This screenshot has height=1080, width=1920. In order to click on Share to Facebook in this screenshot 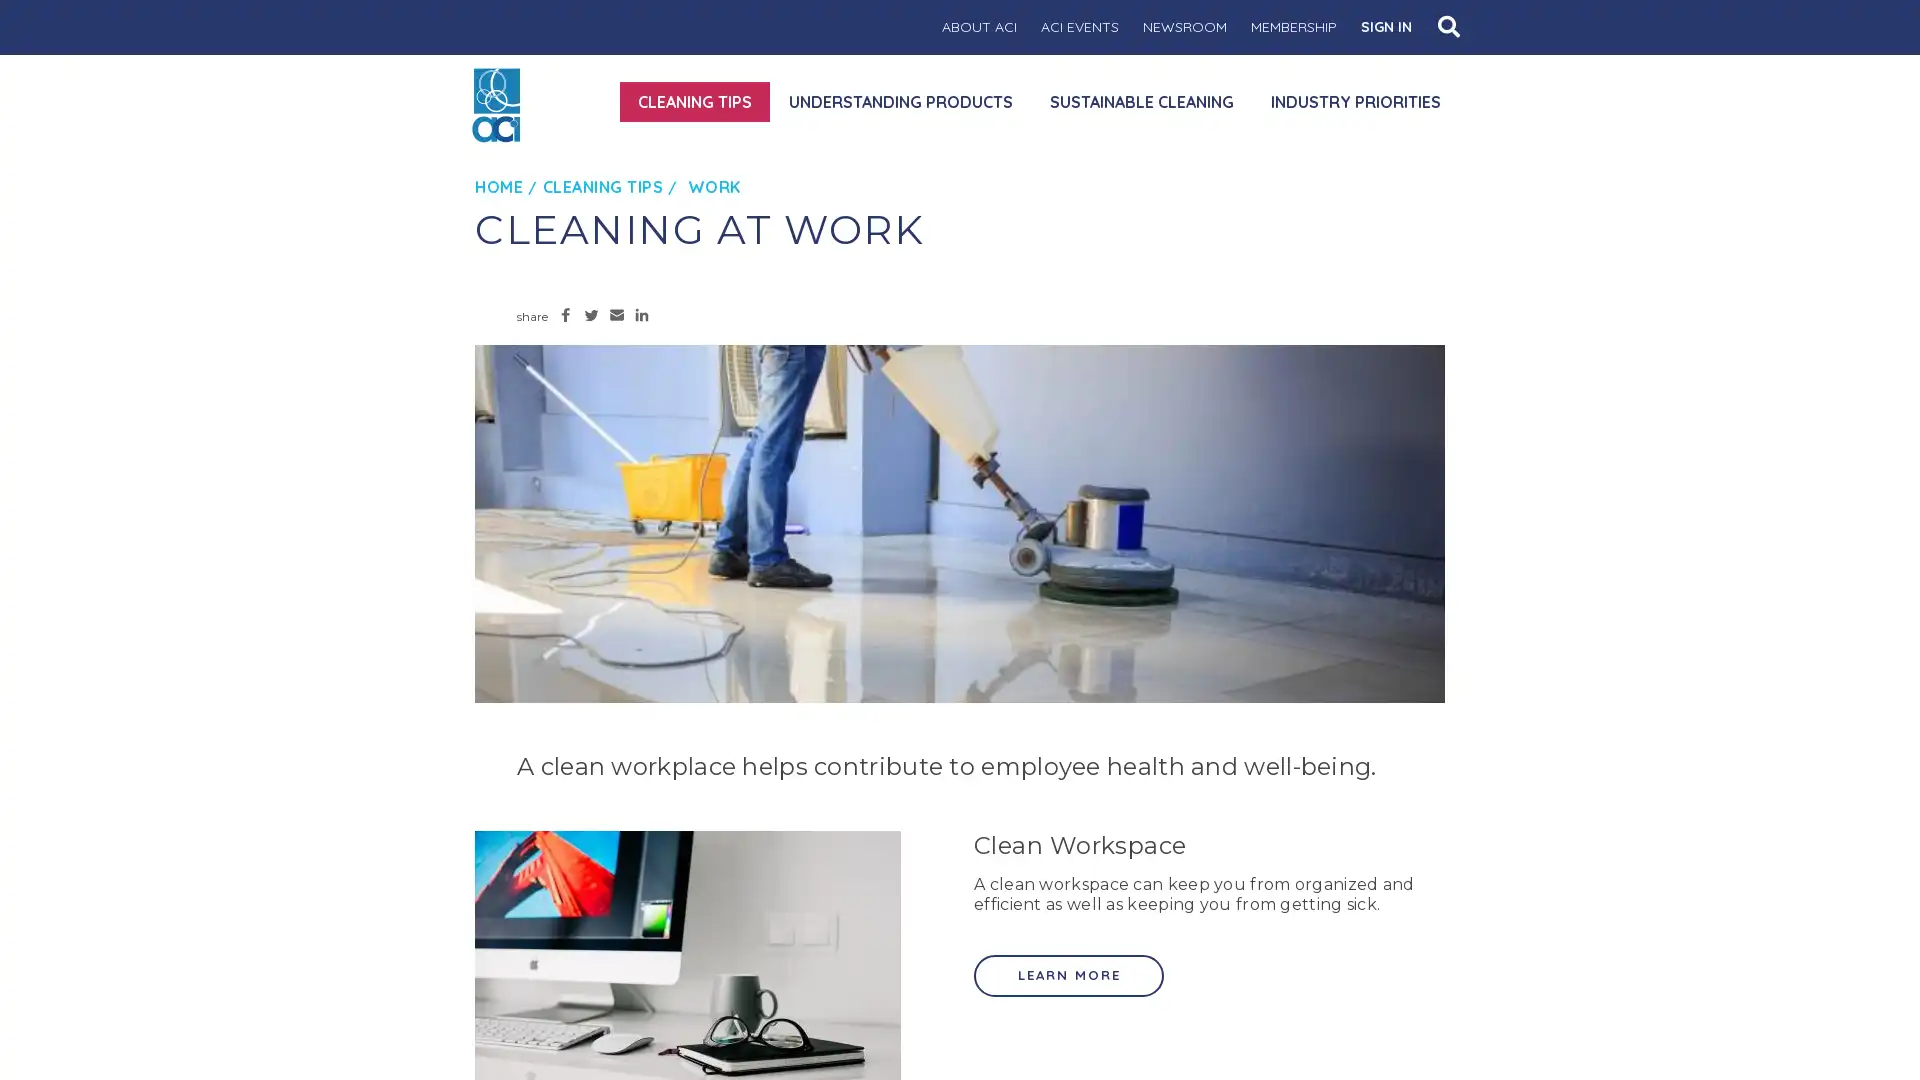, I will do `click(564, 315)`.